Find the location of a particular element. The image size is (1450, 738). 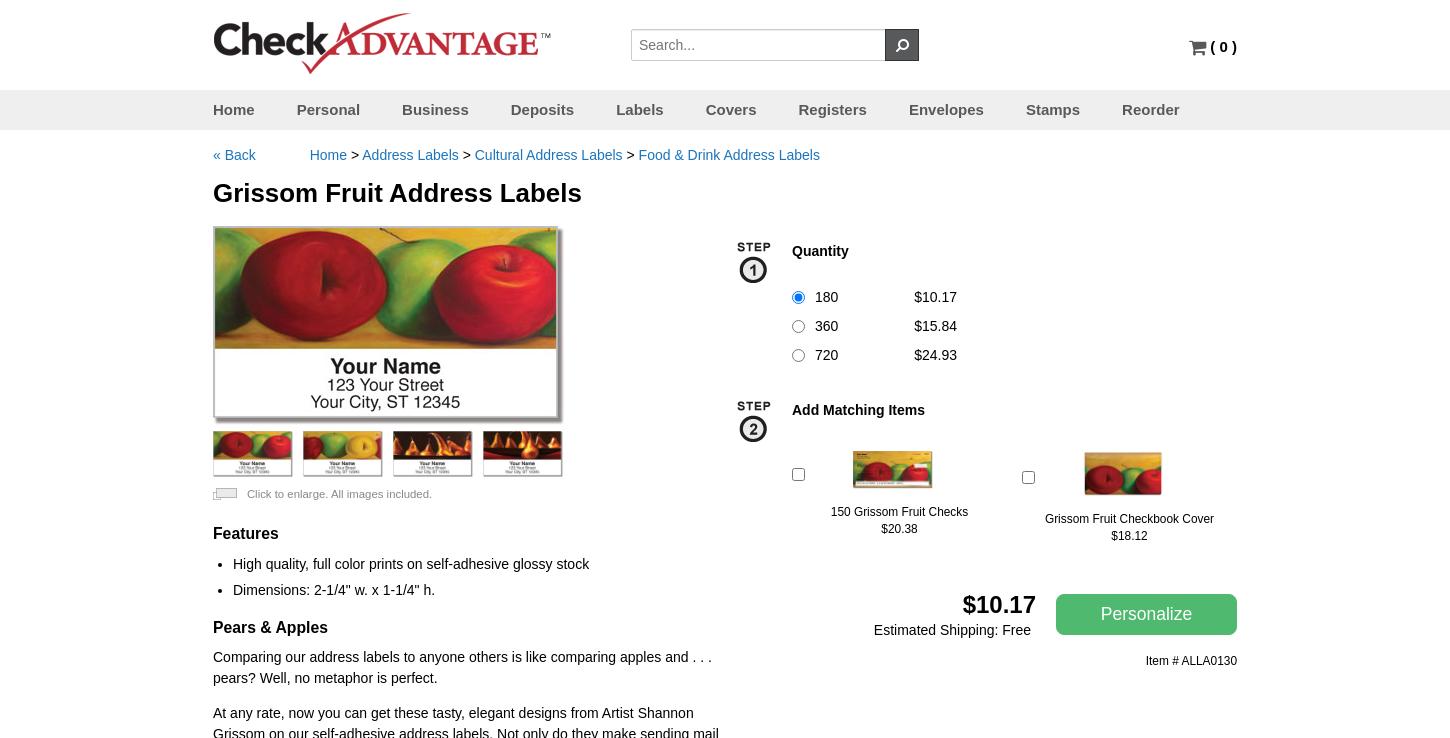

'Envelopes' is located at coordinates (906, 108).